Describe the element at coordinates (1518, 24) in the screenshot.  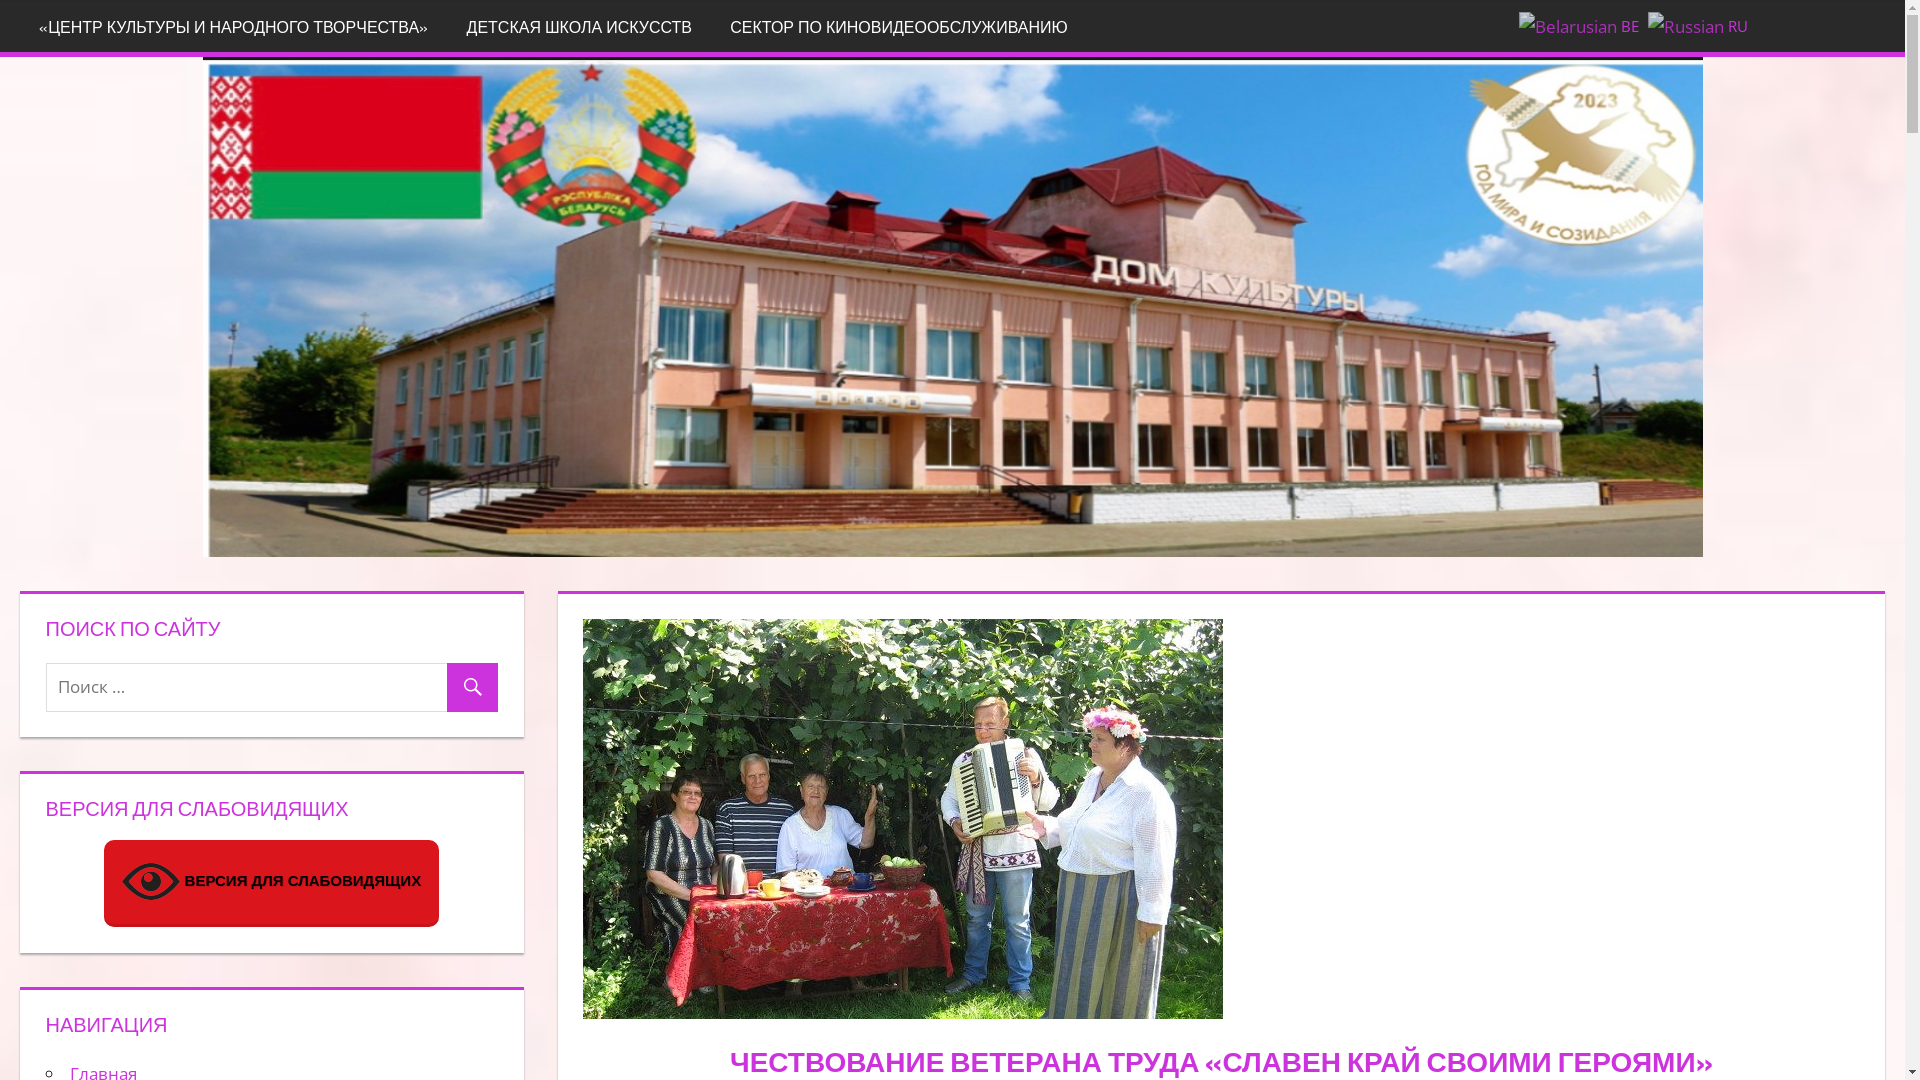
I see `'BE'` at that location.